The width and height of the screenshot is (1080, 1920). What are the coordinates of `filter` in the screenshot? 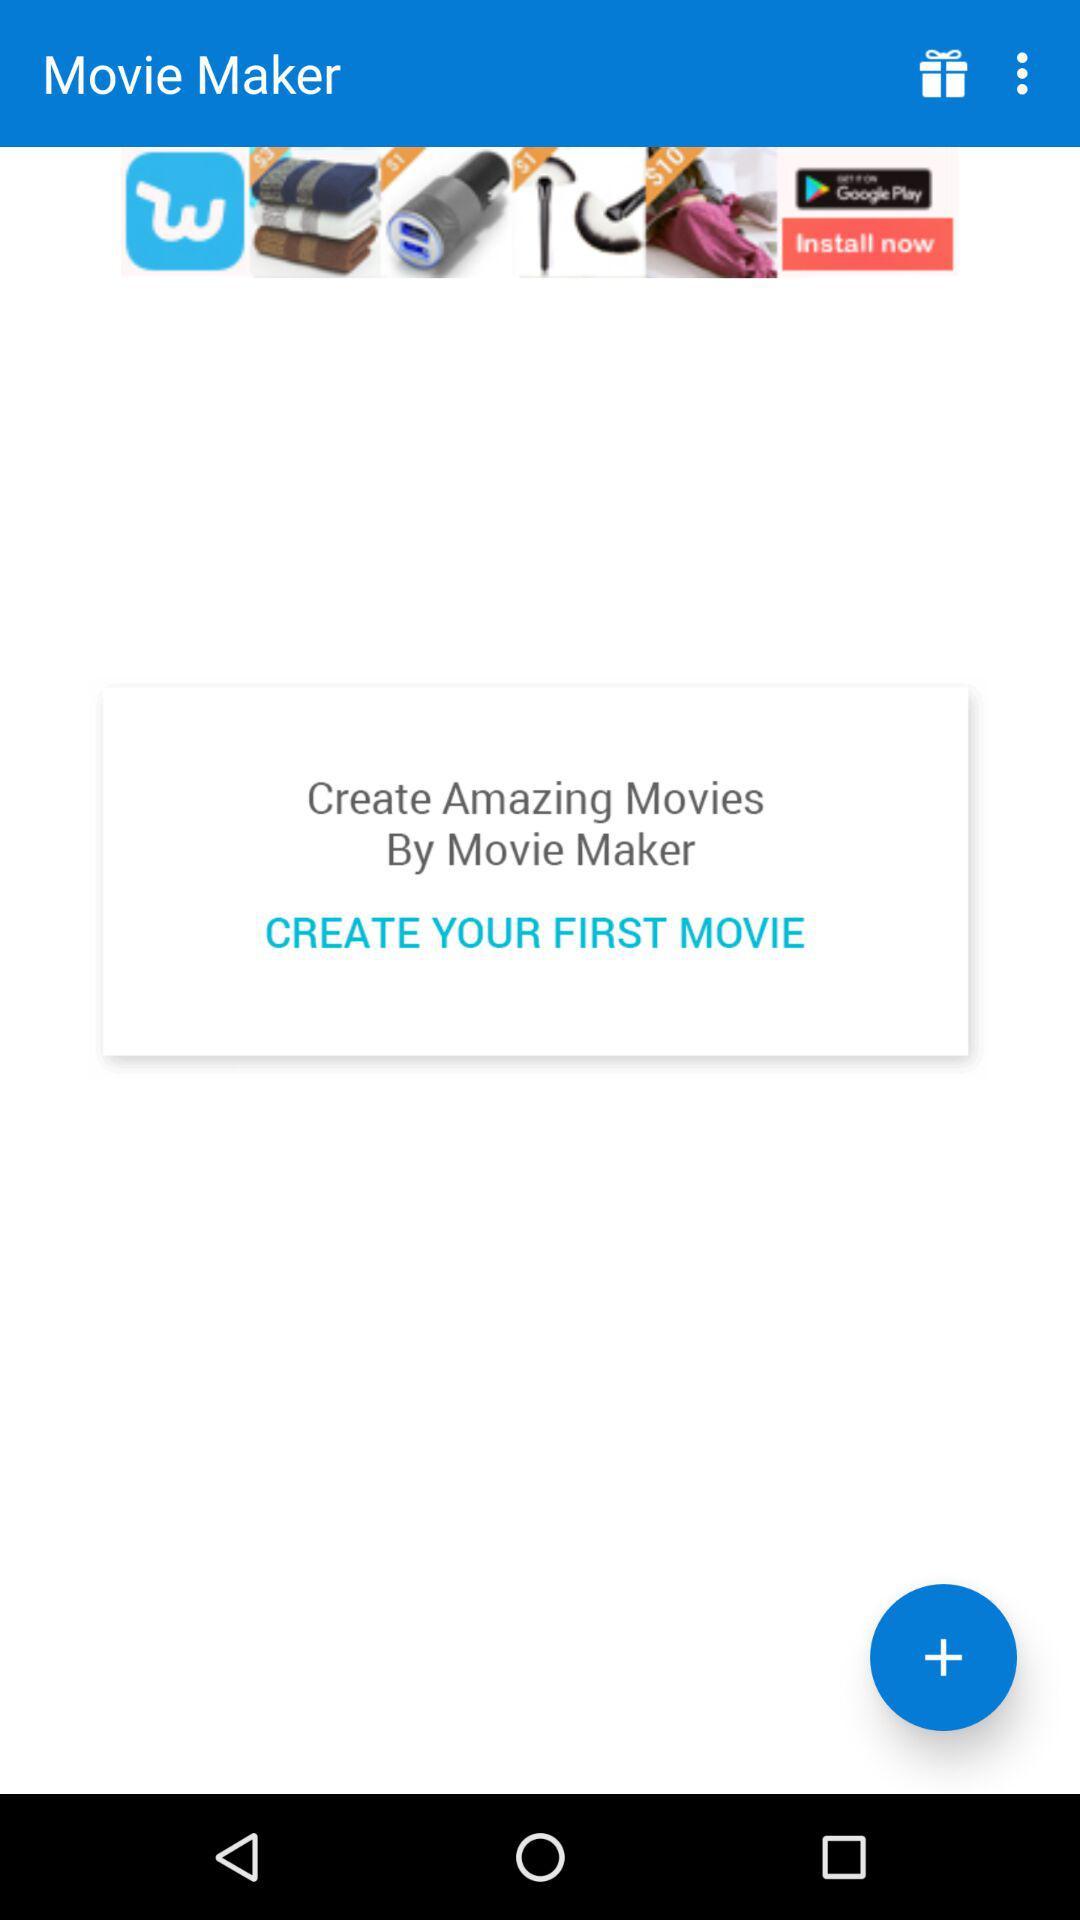 It's located at (943, 1657).